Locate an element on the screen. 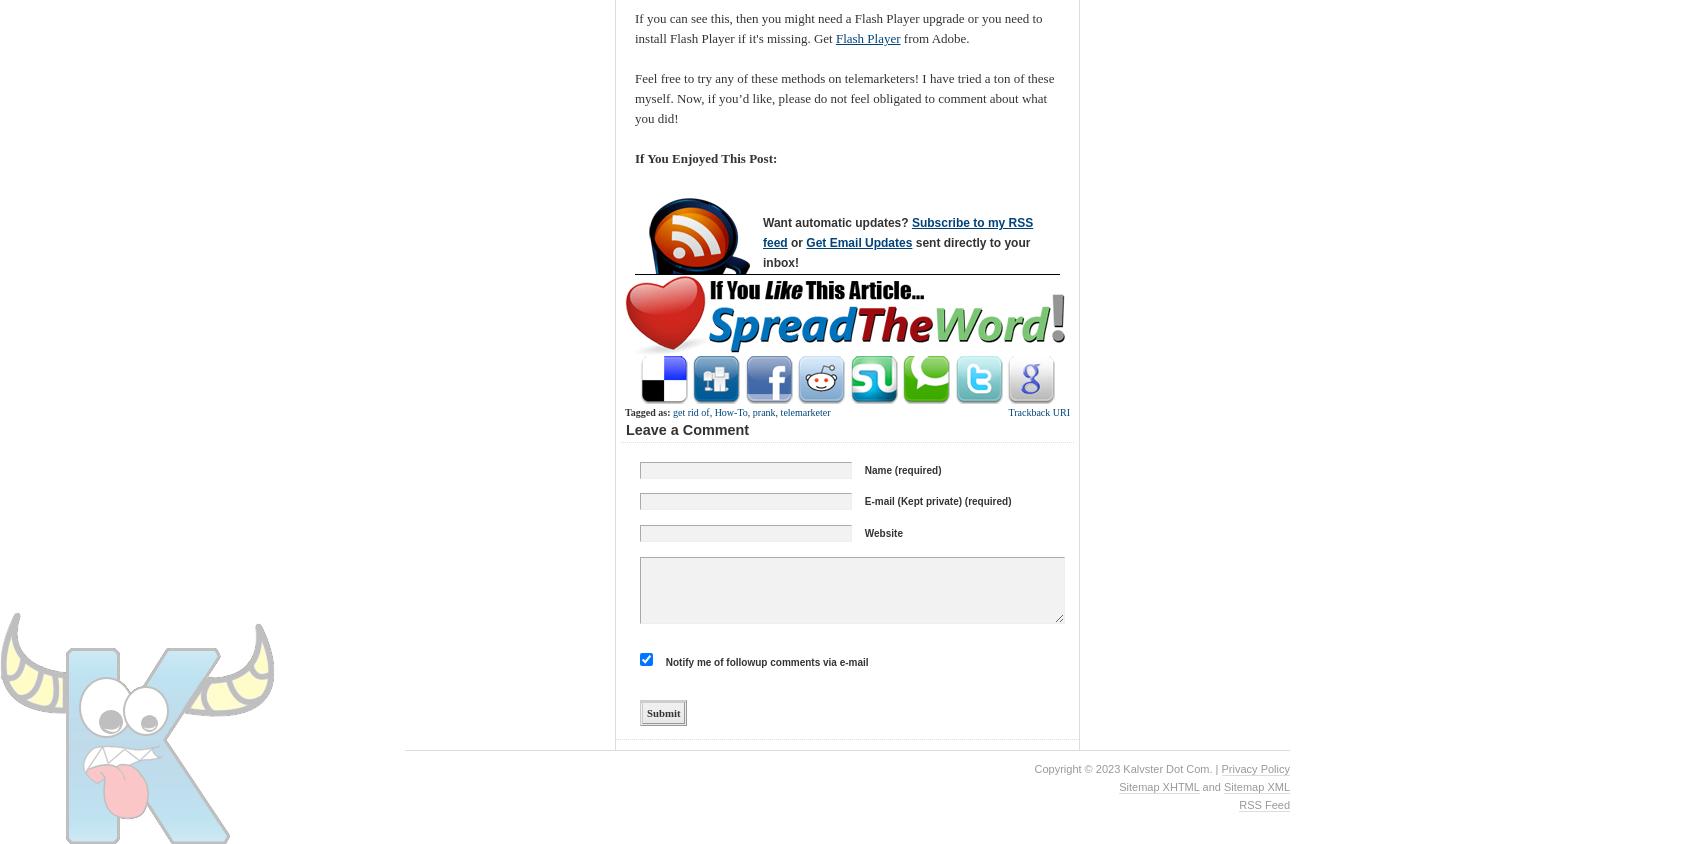 The width and height of the screenshot is (1695, 844). 'Subscribe to my RSS feed' is located at coordinates (897, 231).